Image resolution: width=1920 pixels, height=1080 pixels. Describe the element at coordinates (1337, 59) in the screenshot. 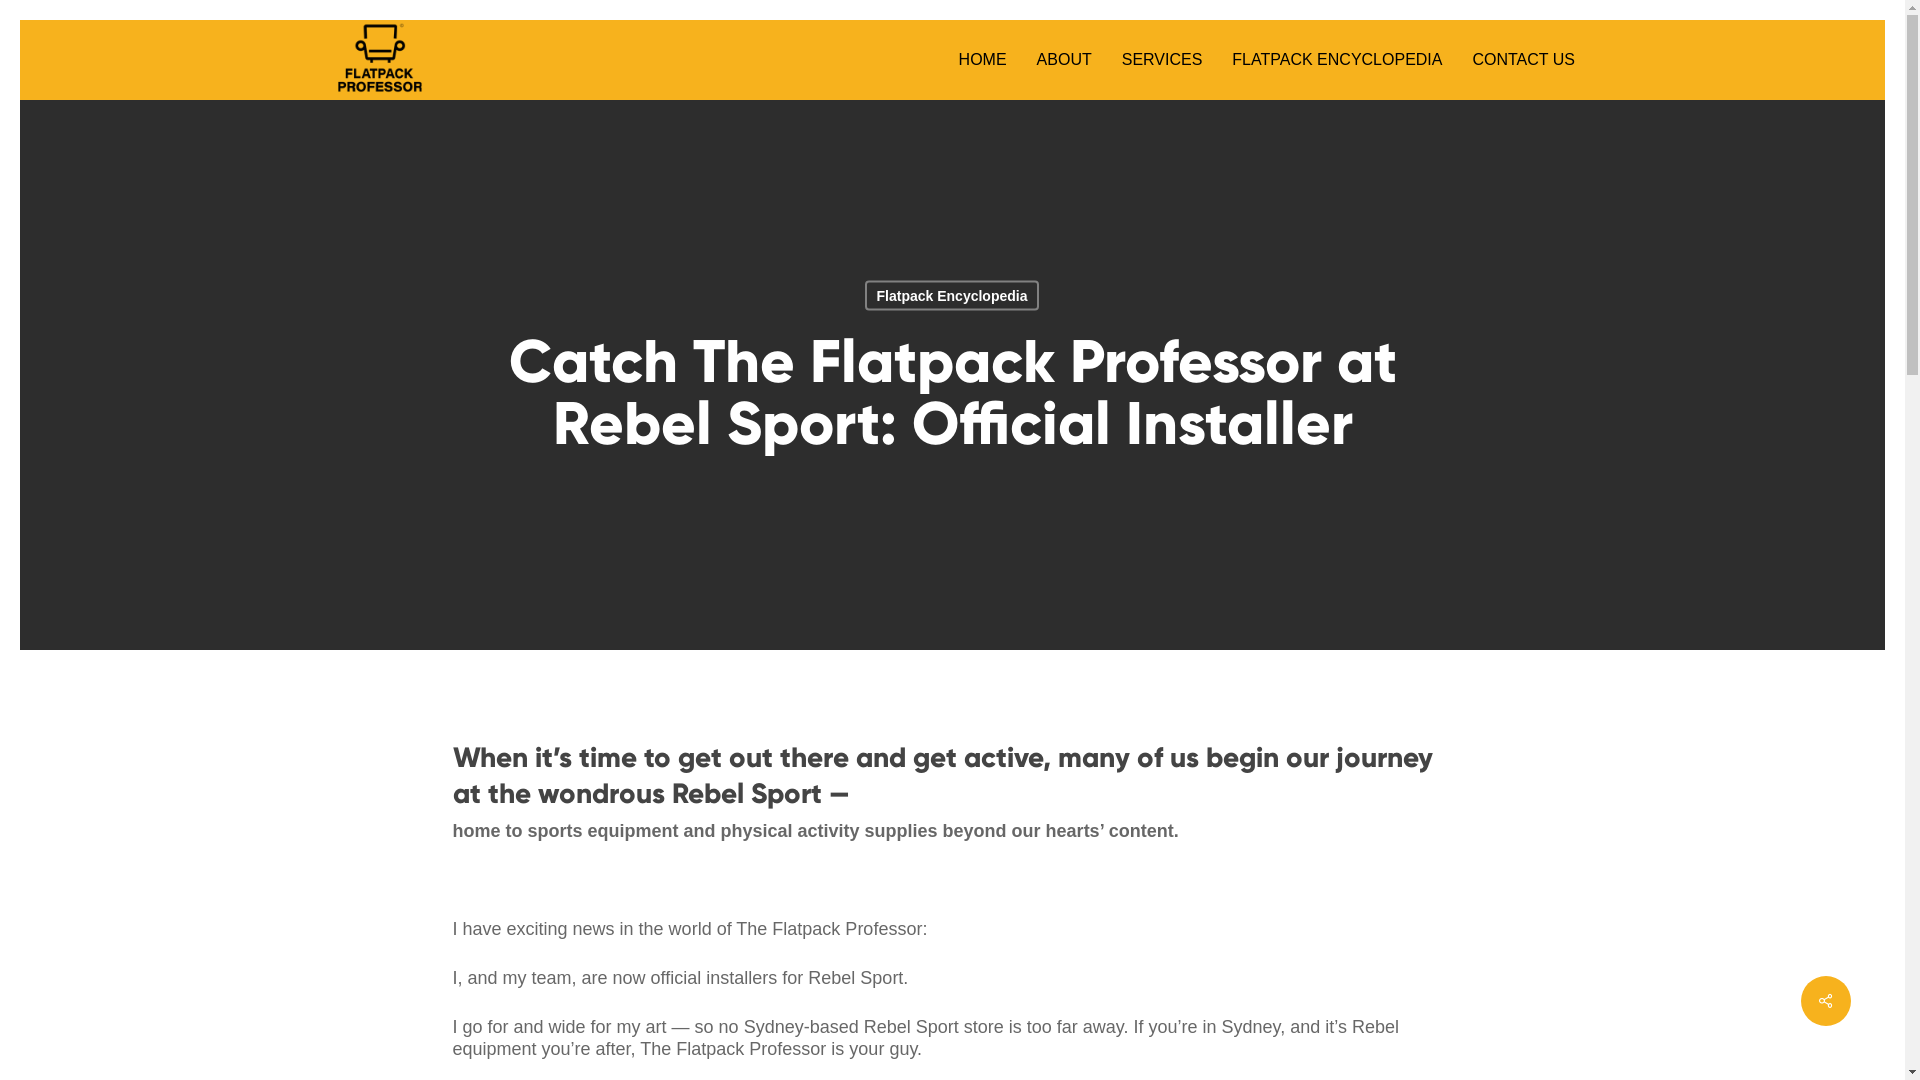

I see `'FLATPACK ENCYCLOPEDIA'` at that location.